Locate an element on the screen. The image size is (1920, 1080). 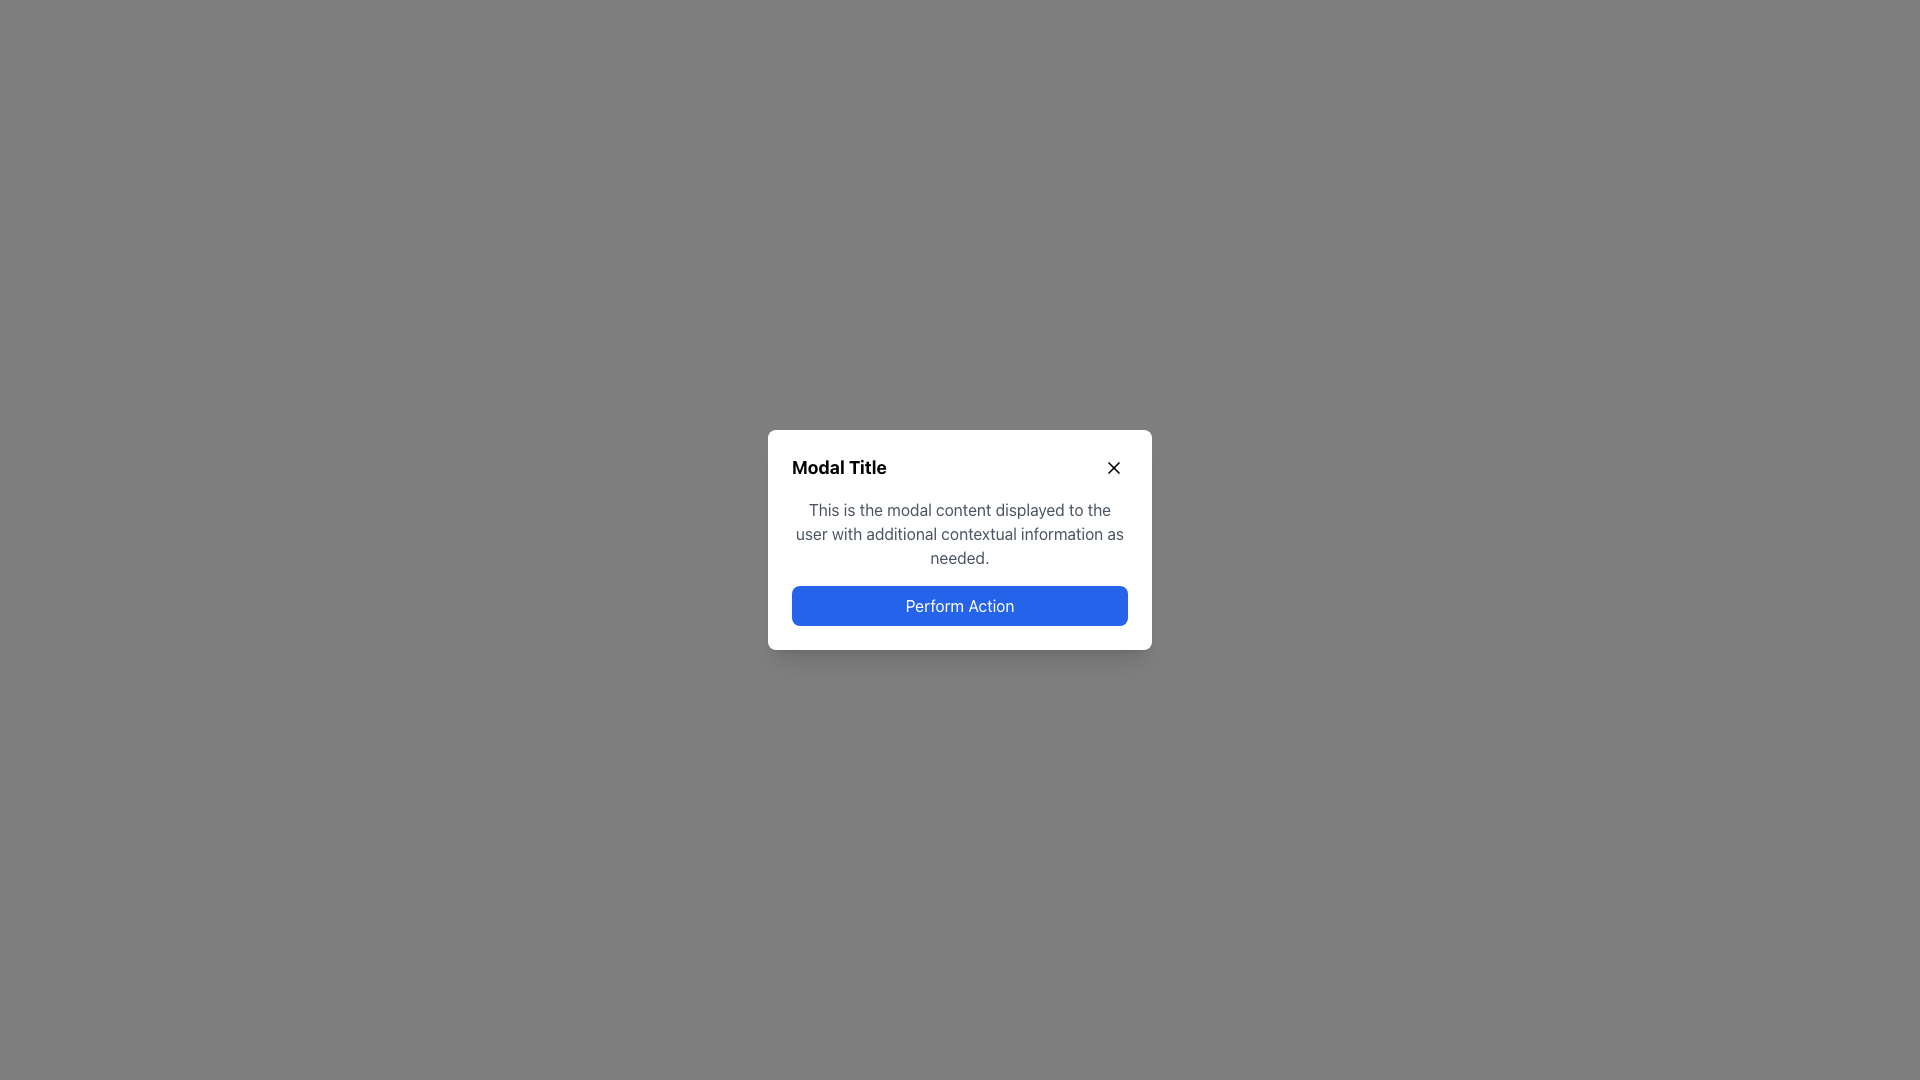
the blue button with white text reading 'Perform Action', located at the bottom of the modal dialog box is located at coordinates (960, 604).